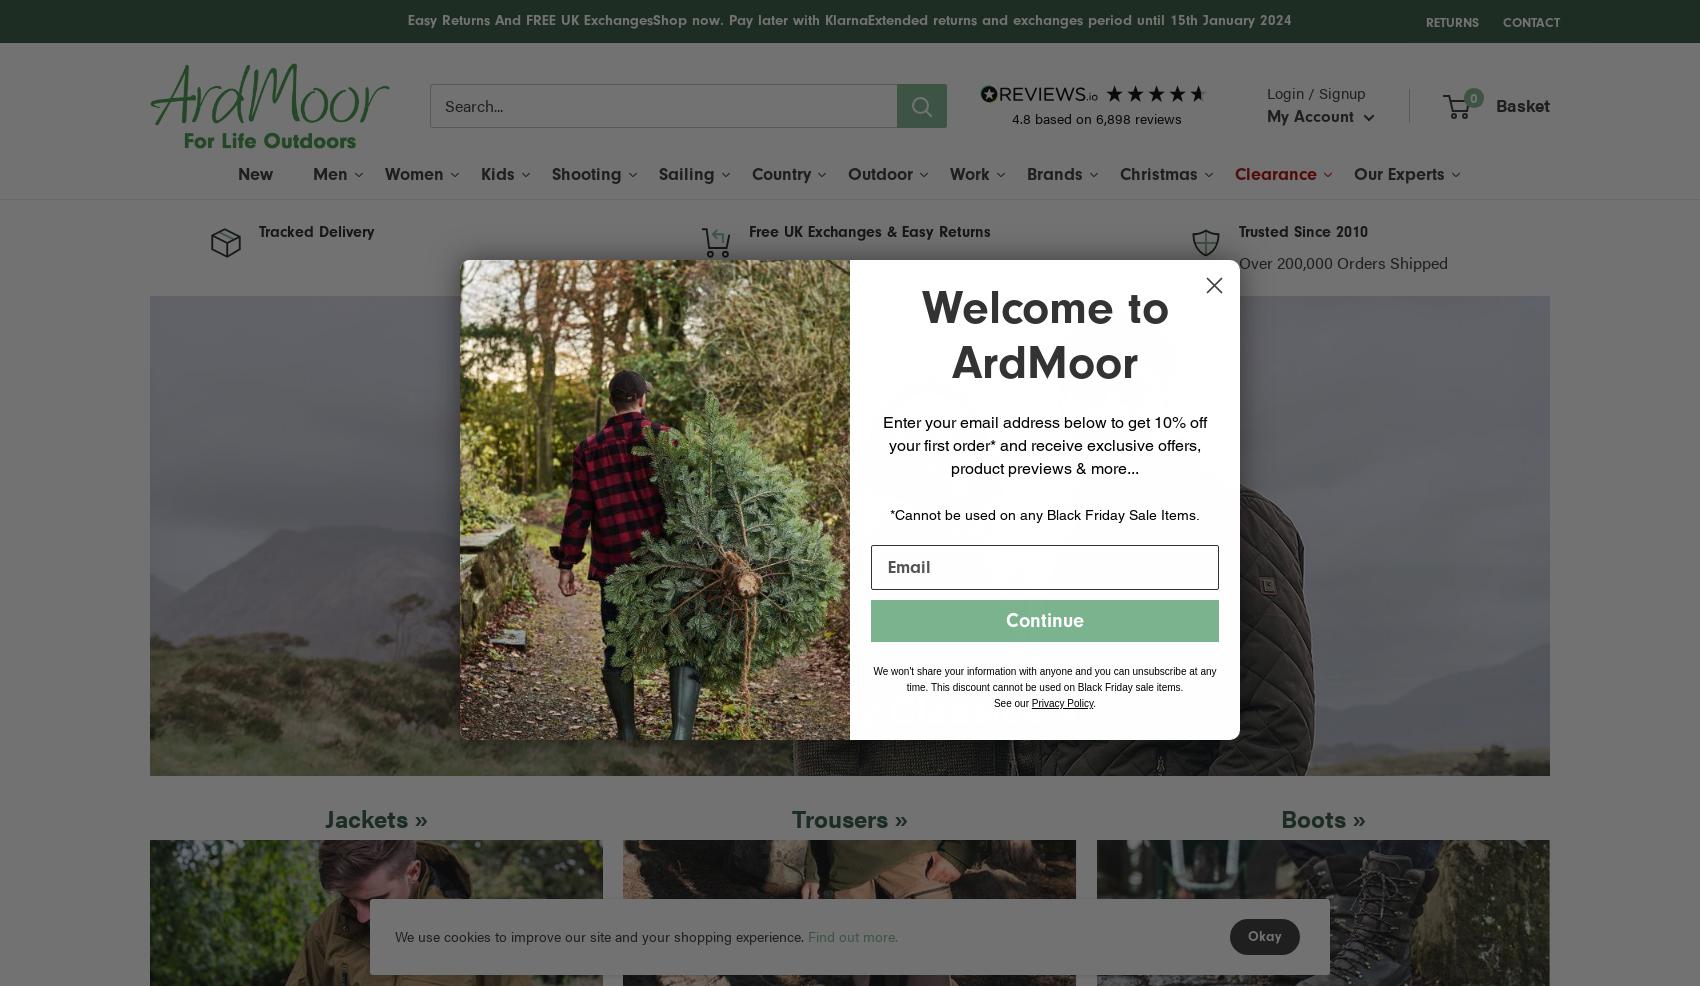 The height and width of the screenshot is (986, 1700). I want to click on 'Extended returns and exchanges period until 15th January 2024', so click(1080, 19).